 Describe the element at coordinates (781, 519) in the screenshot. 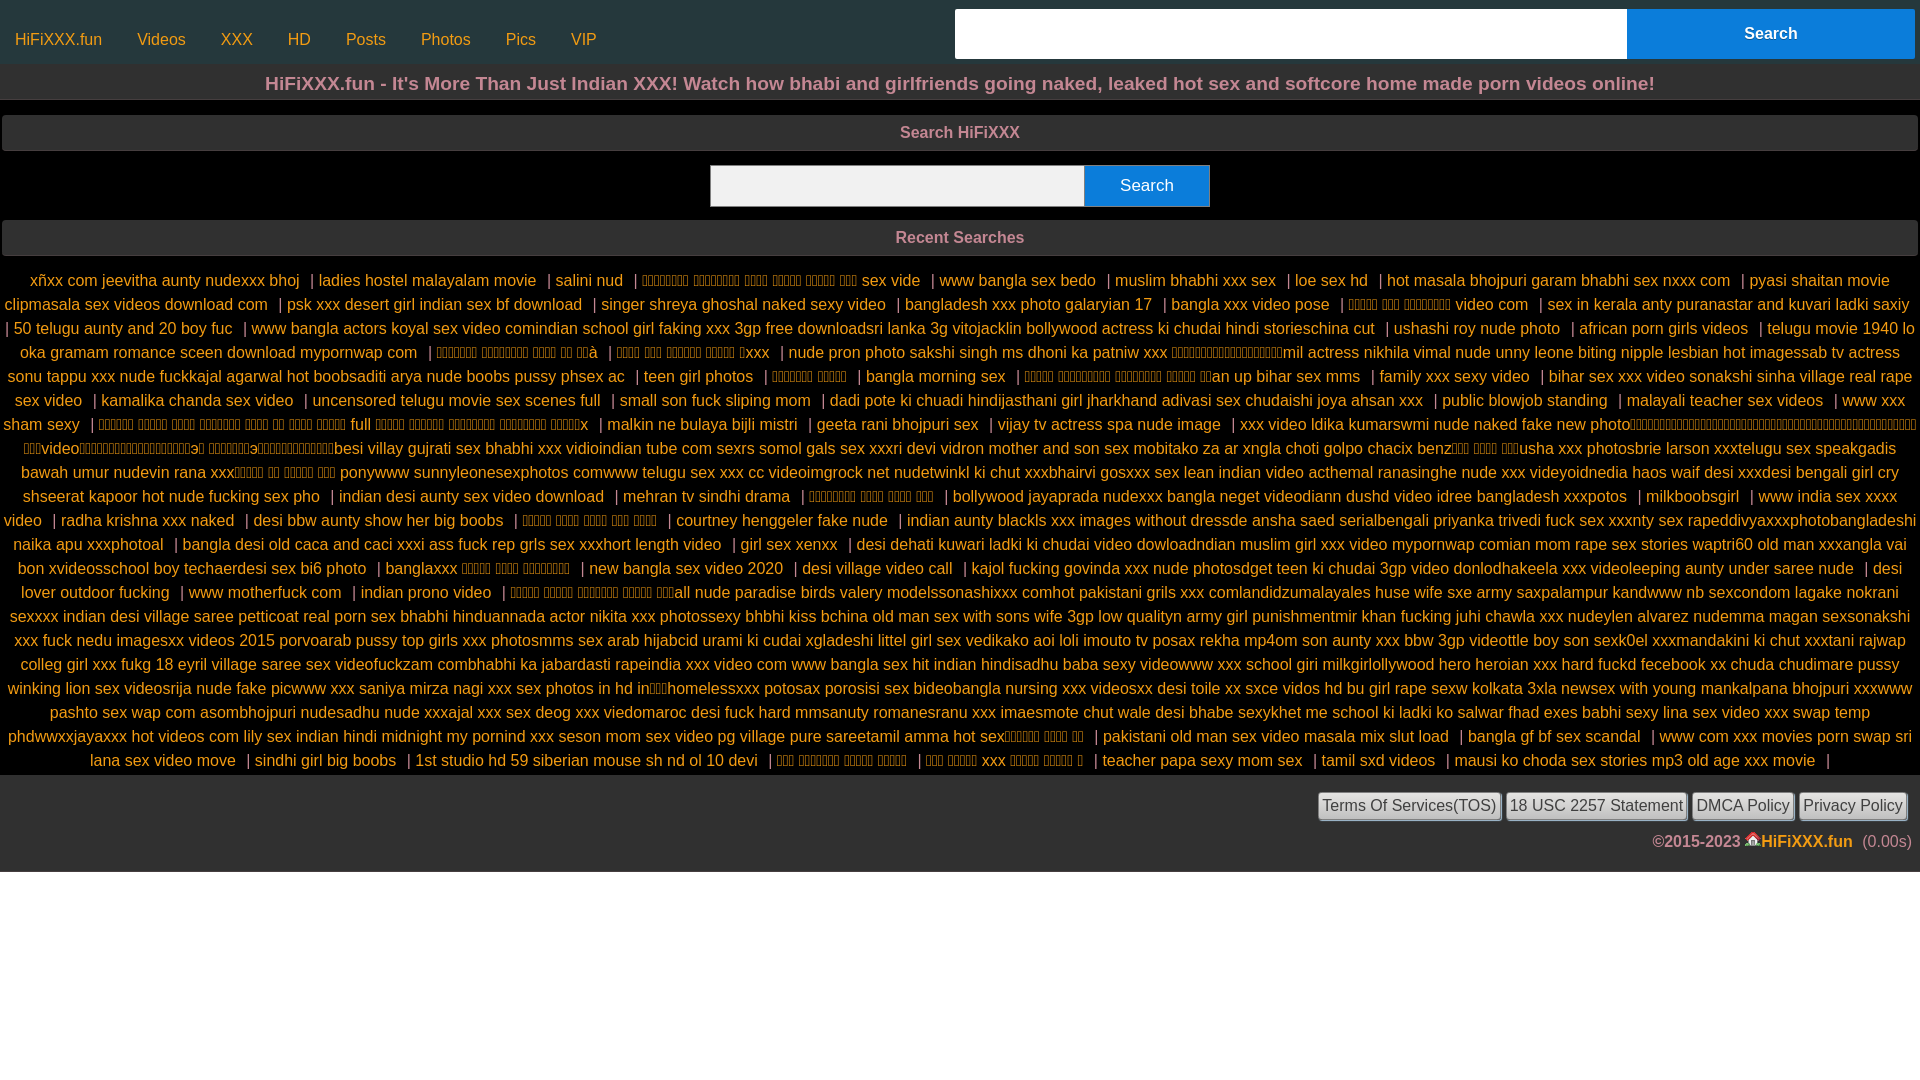

I see `'courtney henggeler fake nude'` at that location.